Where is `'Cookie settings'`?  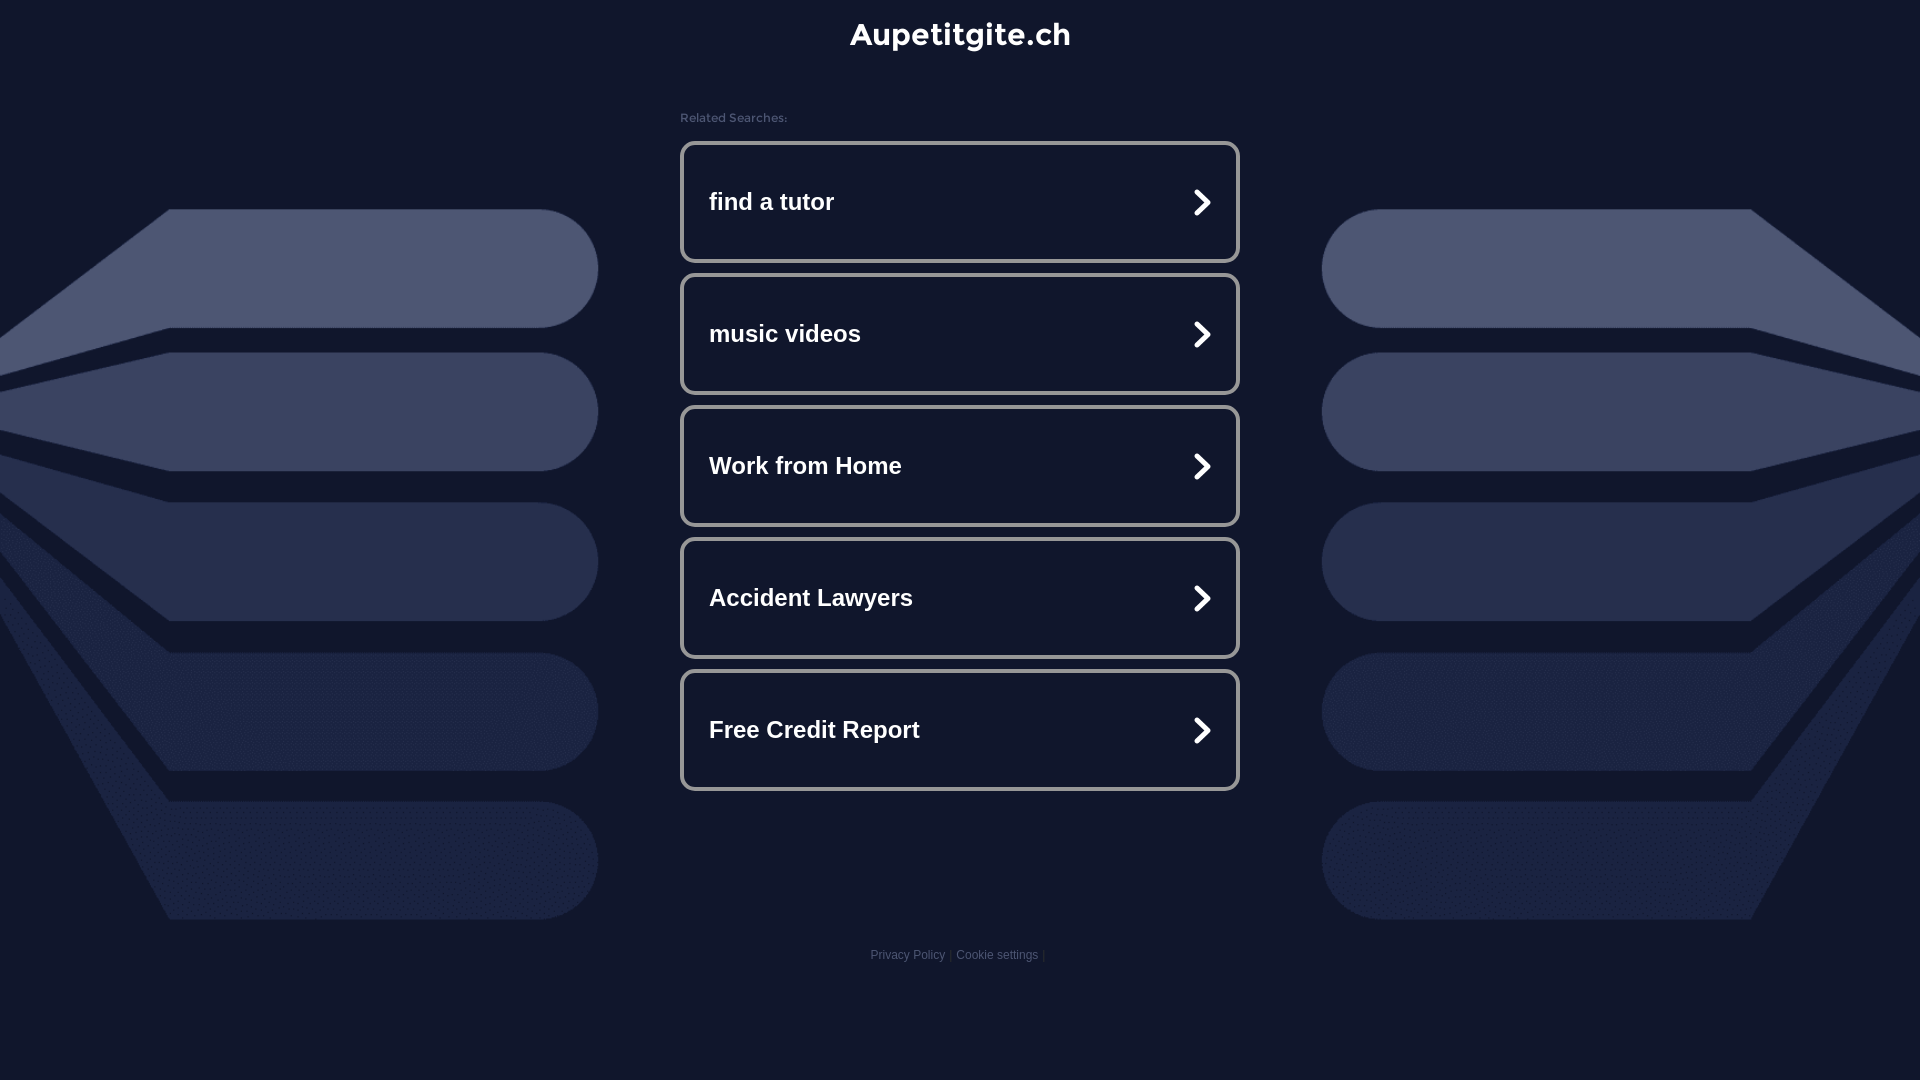 'Cookie settings' is located at coordinates (997, 954).